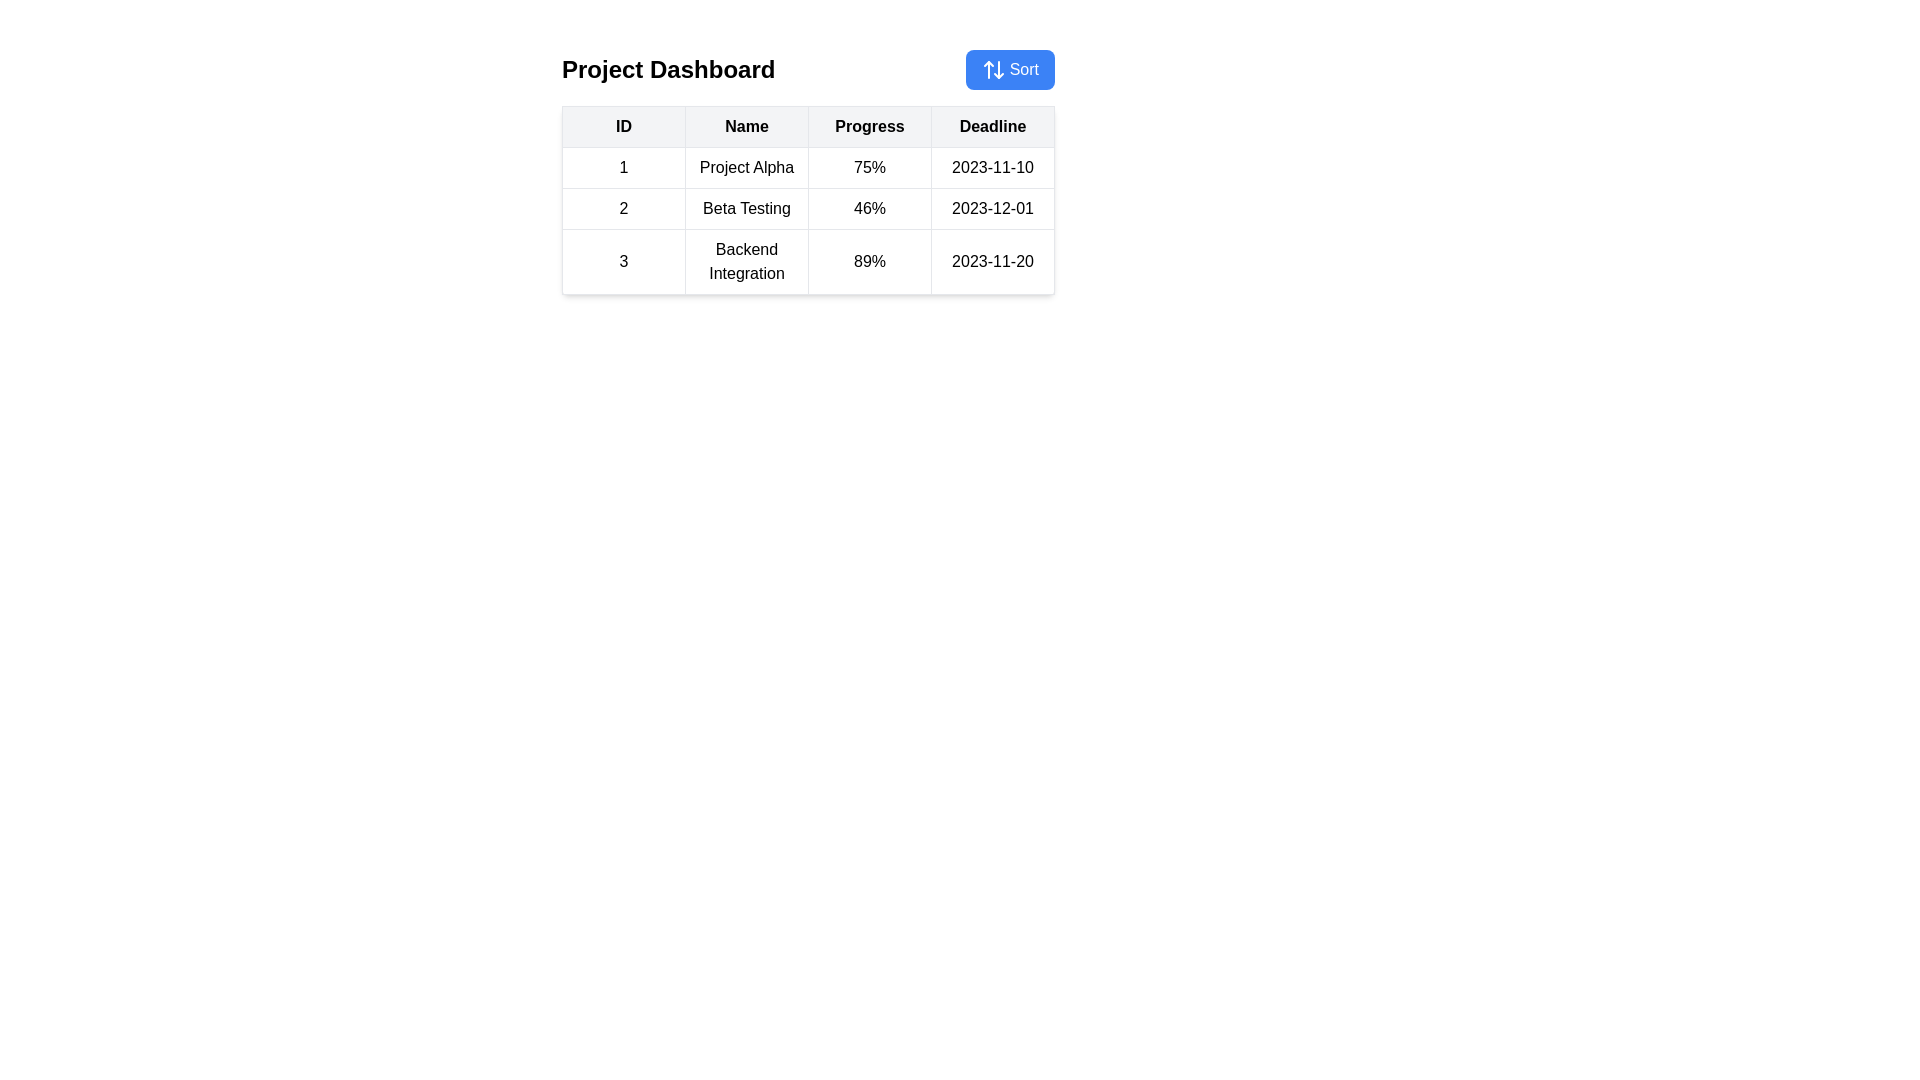 This screenshot has width=1920, height=1080. I want to click on text displayed in bold black font that shows '75%' under the 'Progress' column for 'Project Alpha', so click(869, 167).